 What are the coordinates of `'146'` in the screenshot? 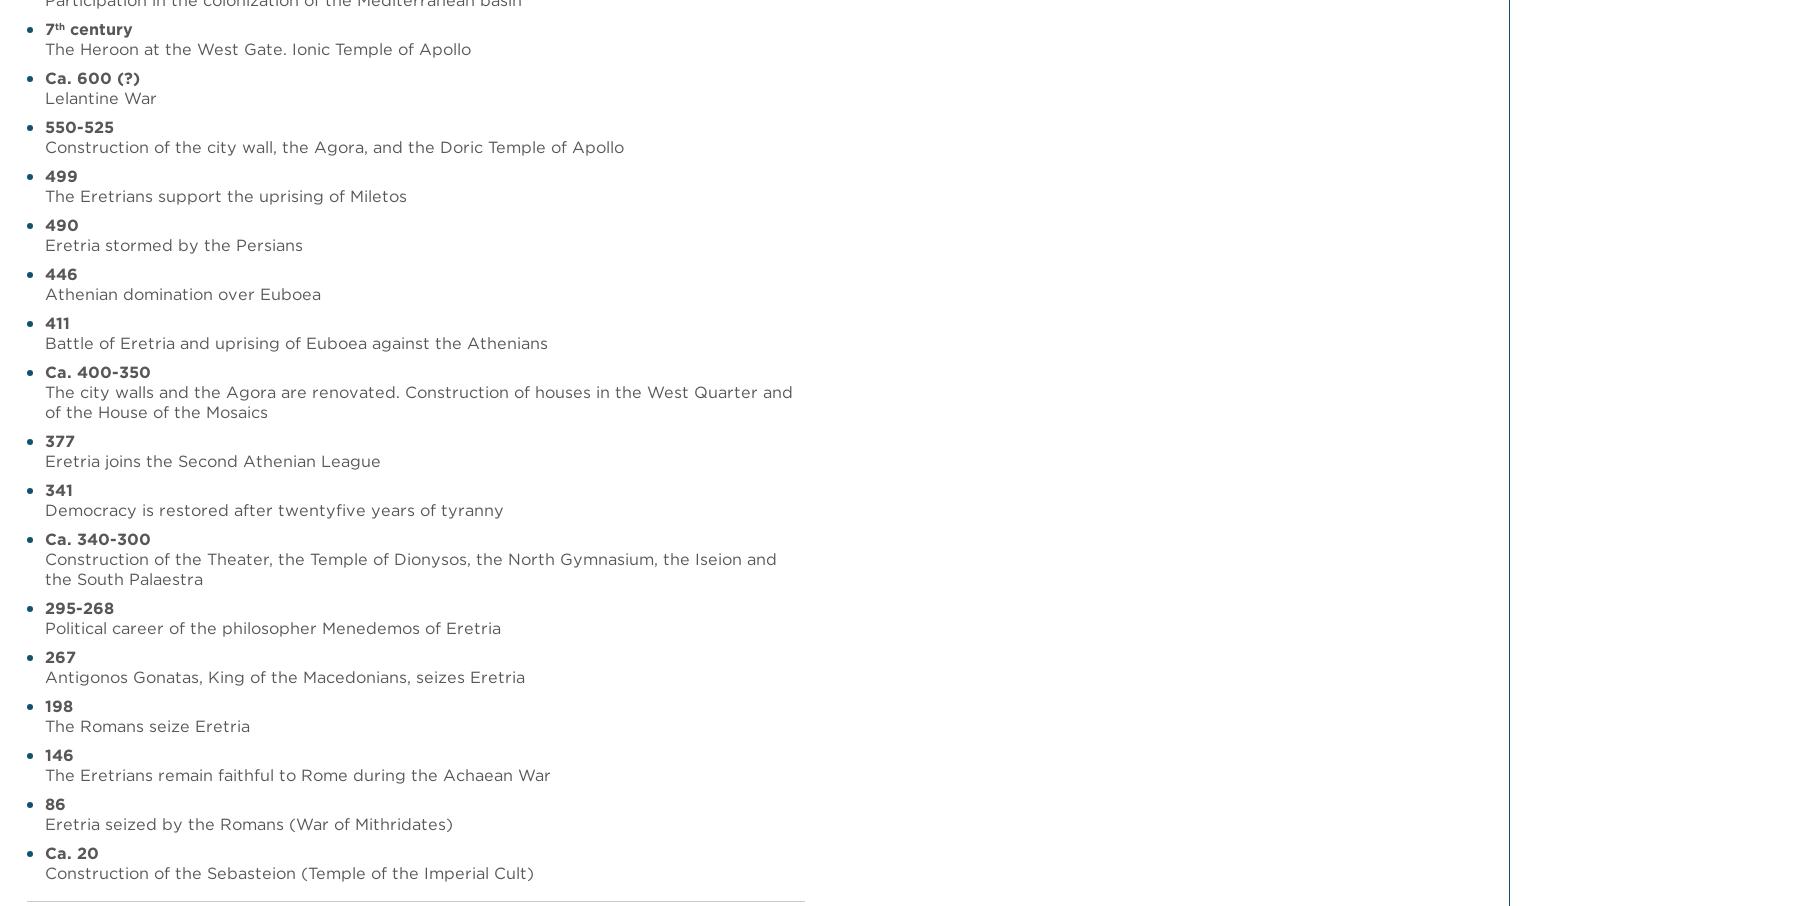 It's located at (58, 753).